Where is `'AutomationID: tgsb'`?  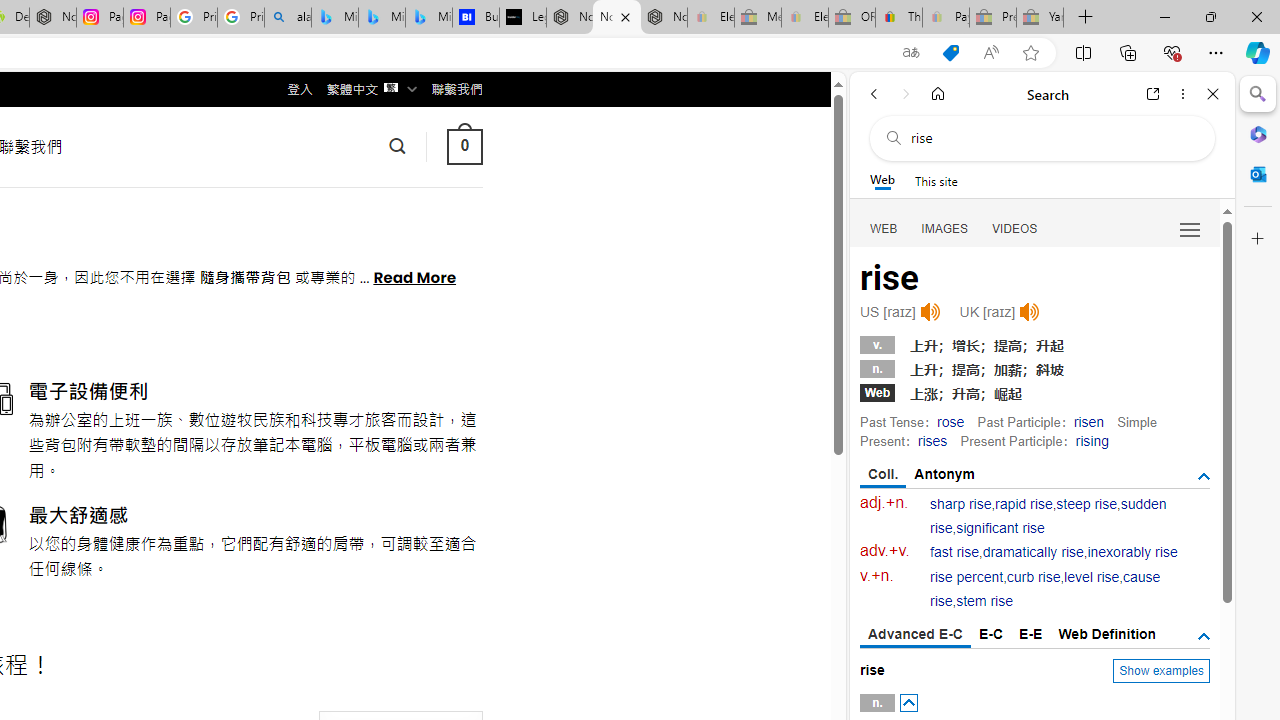 'AutomationID: tgsb' is located at coordinates (1202, 477).